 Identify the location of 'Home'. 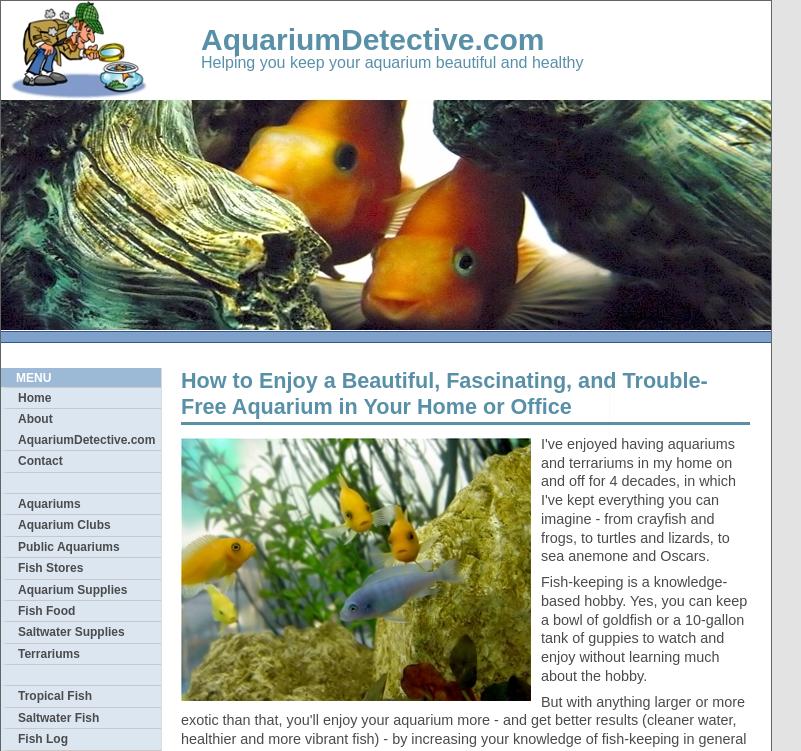
(18, 397).